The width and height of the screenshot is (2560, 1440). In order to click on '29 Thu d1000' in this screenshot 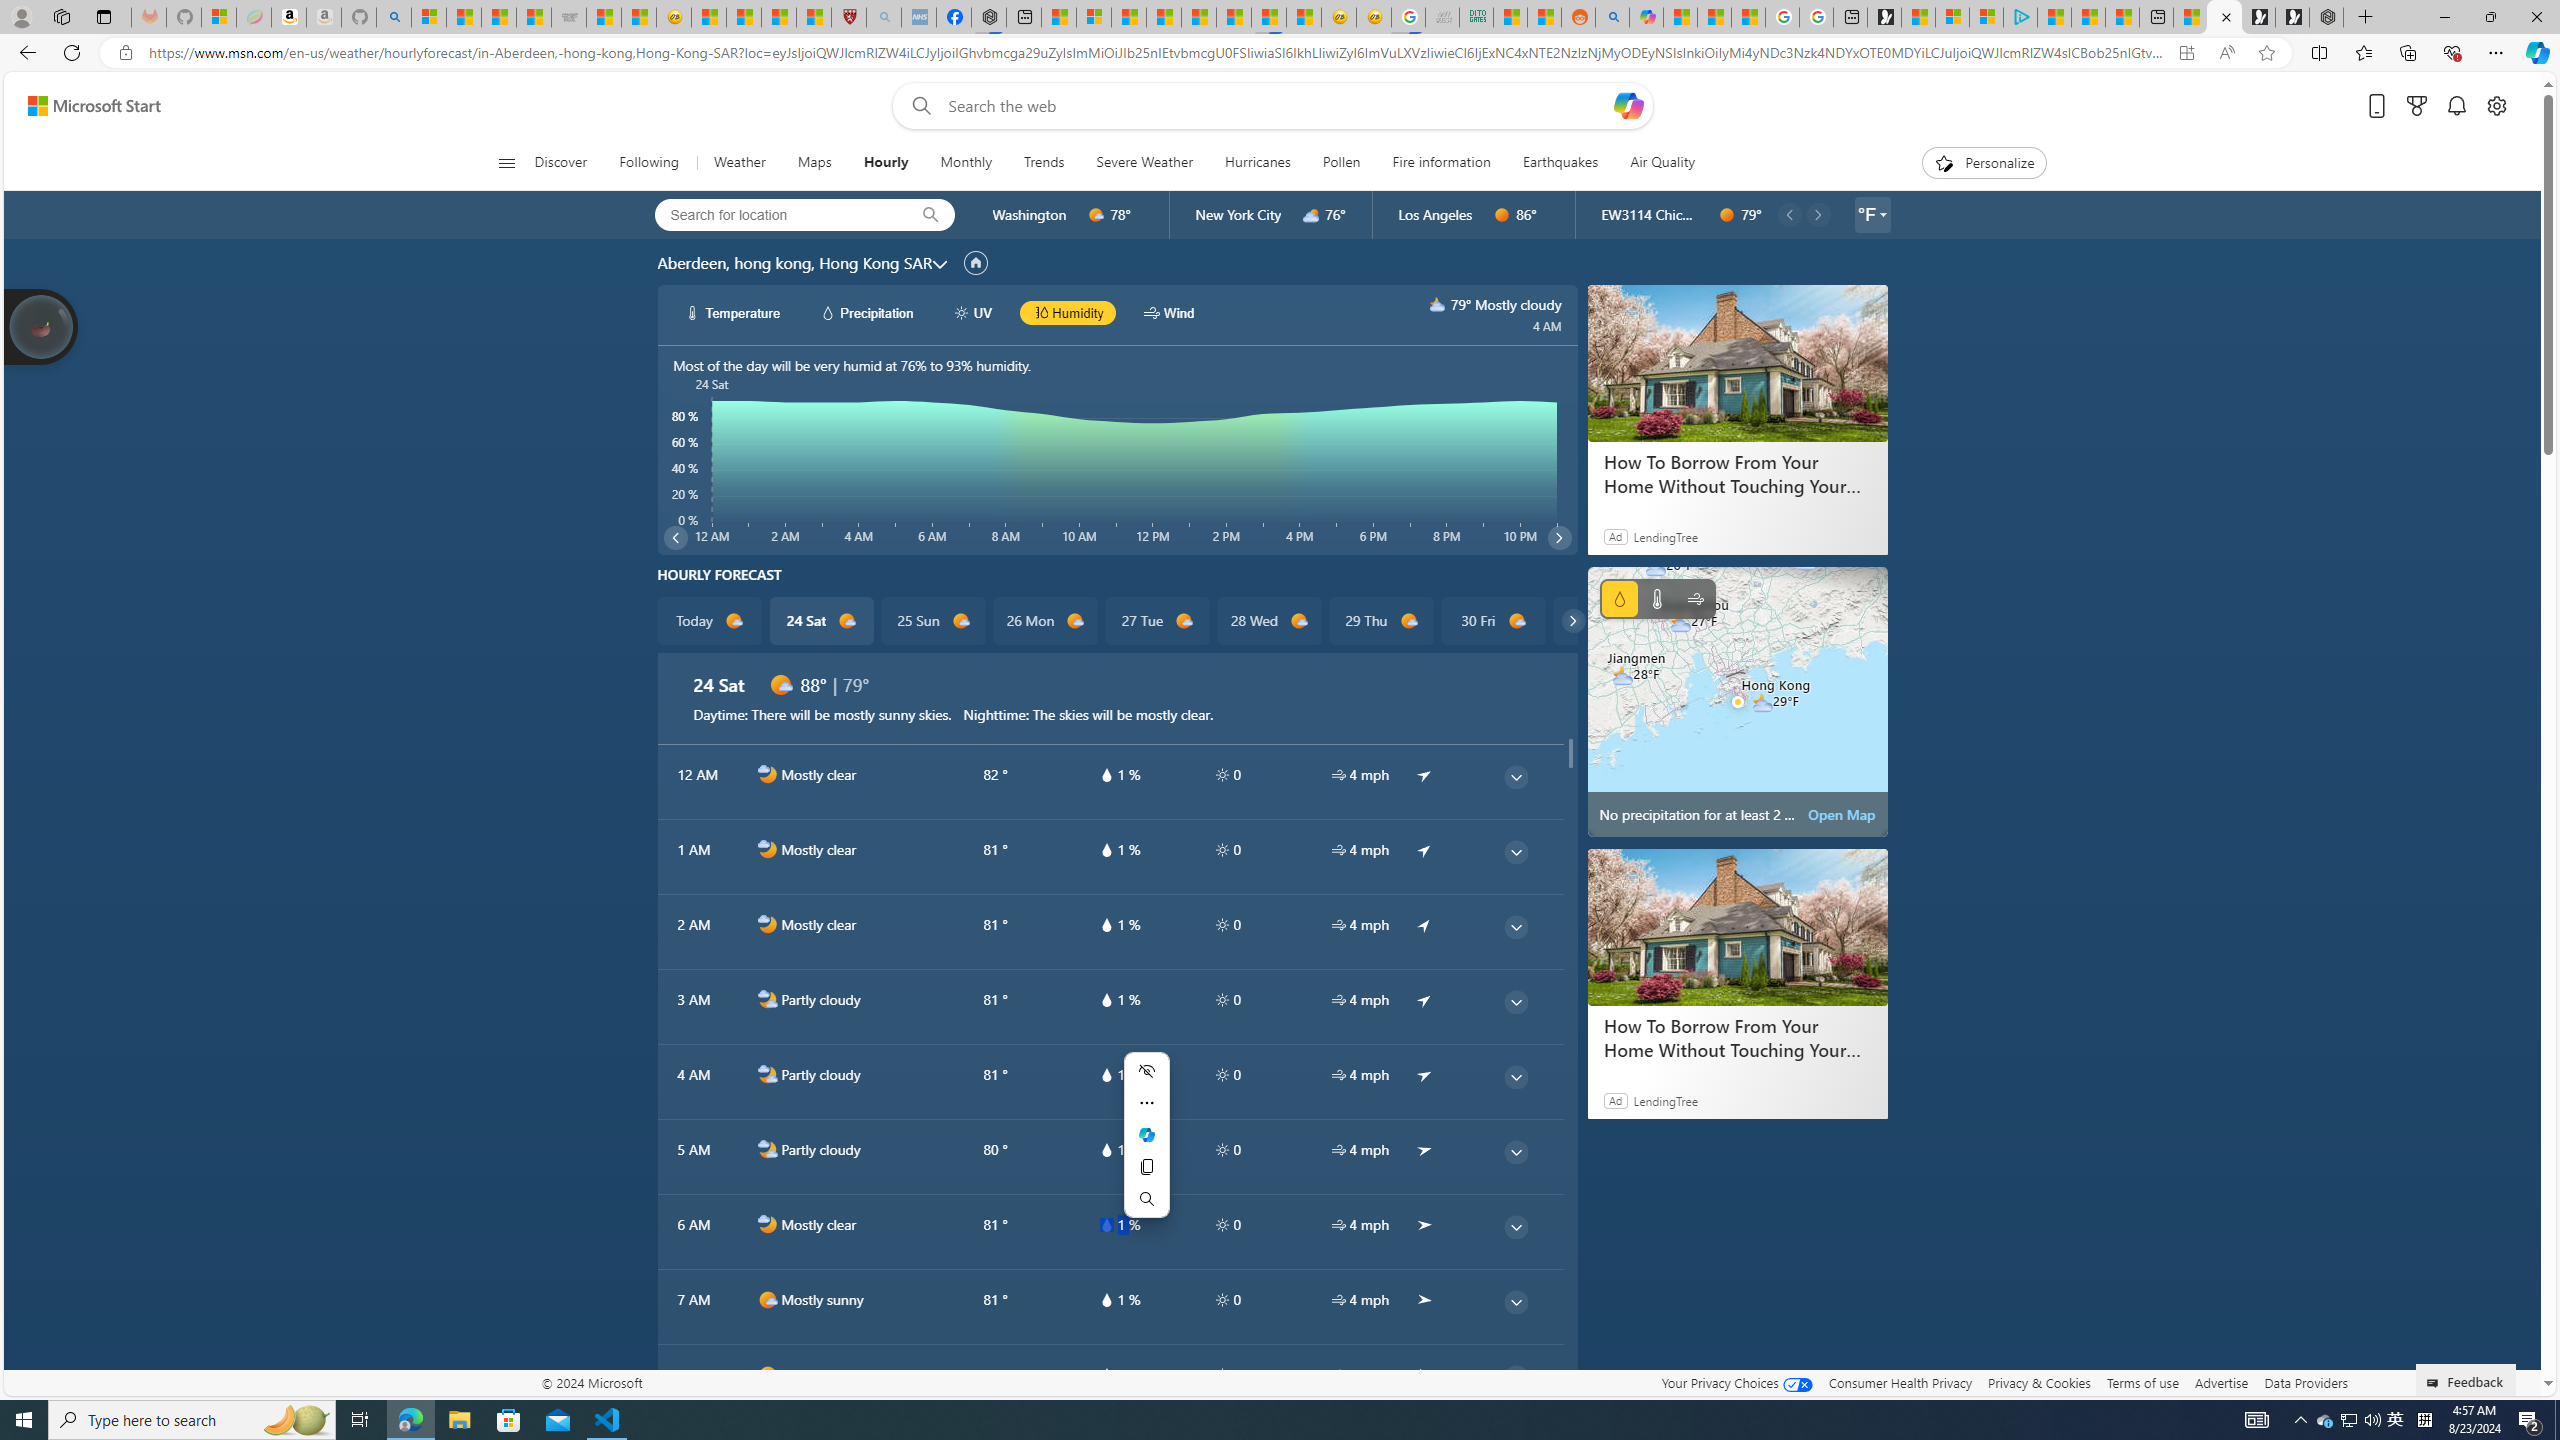, I will do `click(1381, 620)`.